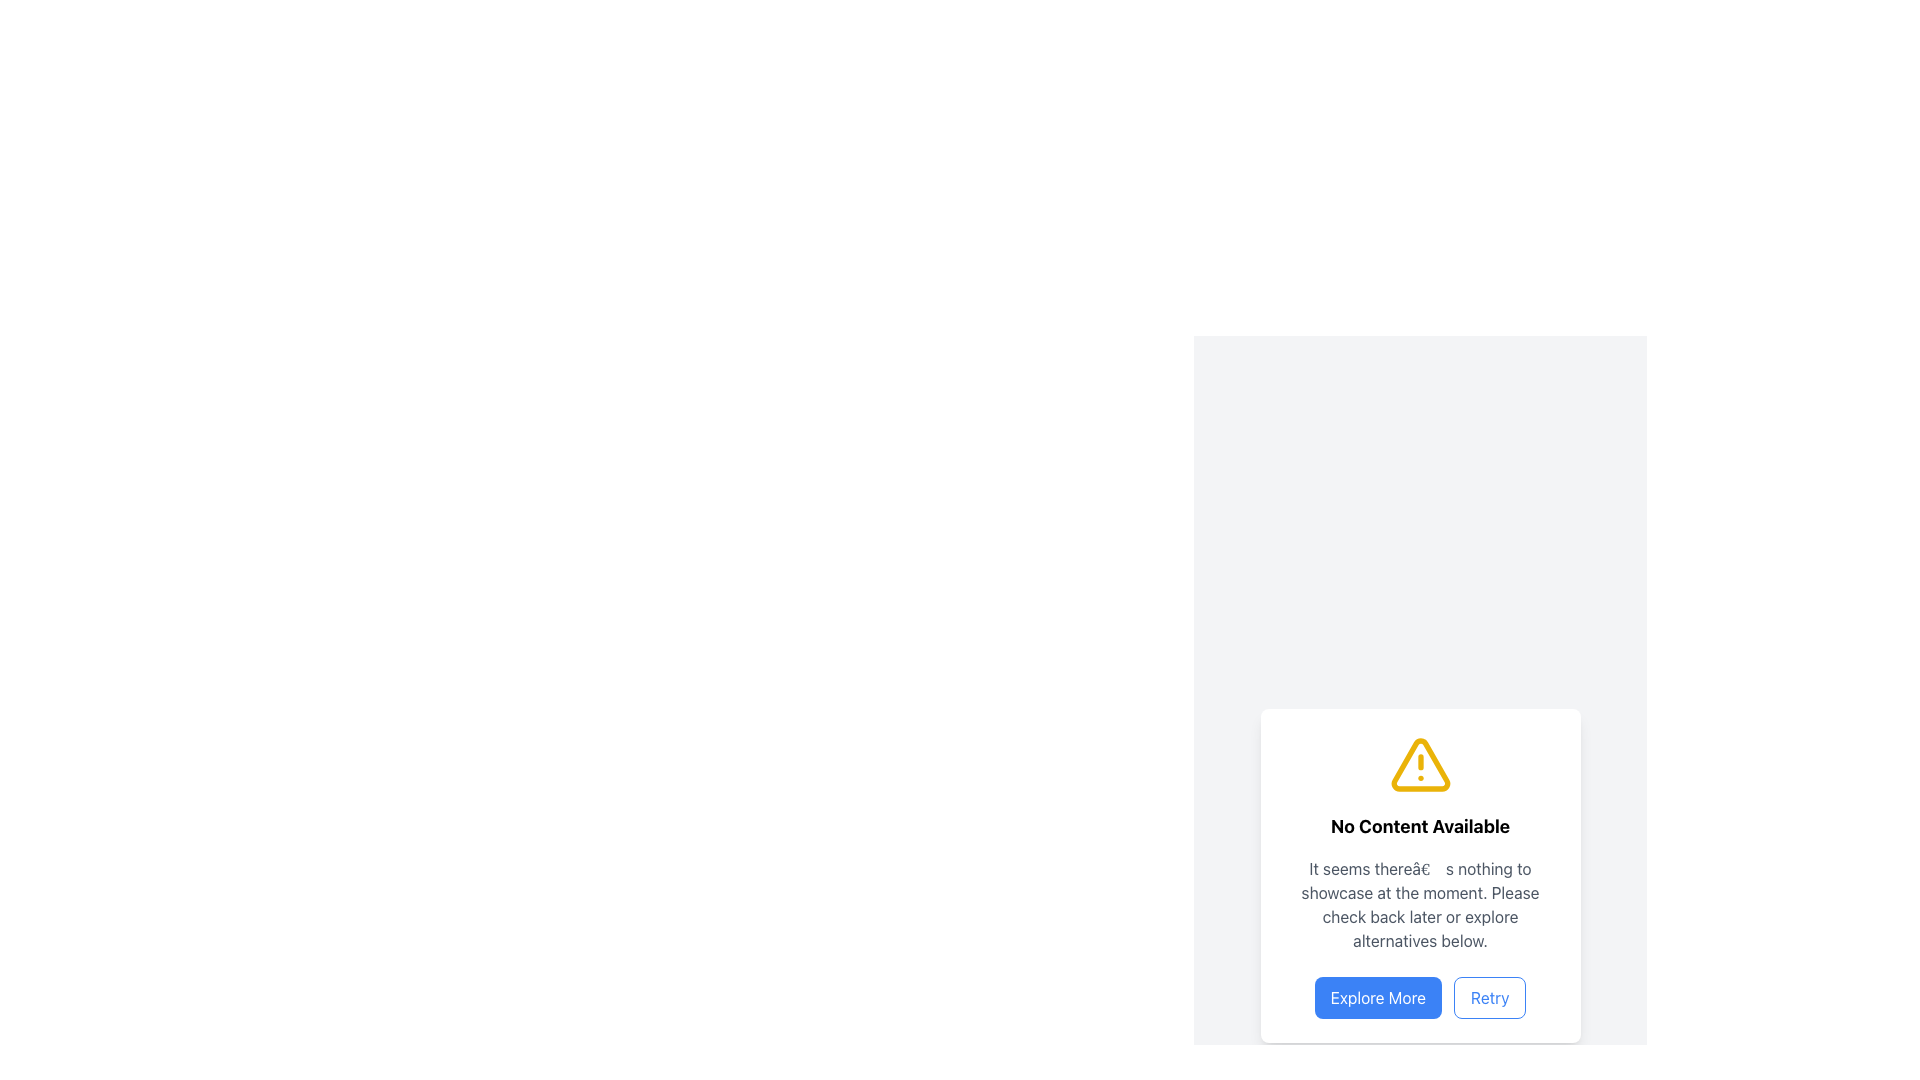 The width and height of the screenshot is (1920, 1080). Describe the element at coordinates (1419, 764) in the screenshot. I see `the warning icon located centrally within the 'No Content Available' card, which symbolizes an issue or absence of content` at that location.